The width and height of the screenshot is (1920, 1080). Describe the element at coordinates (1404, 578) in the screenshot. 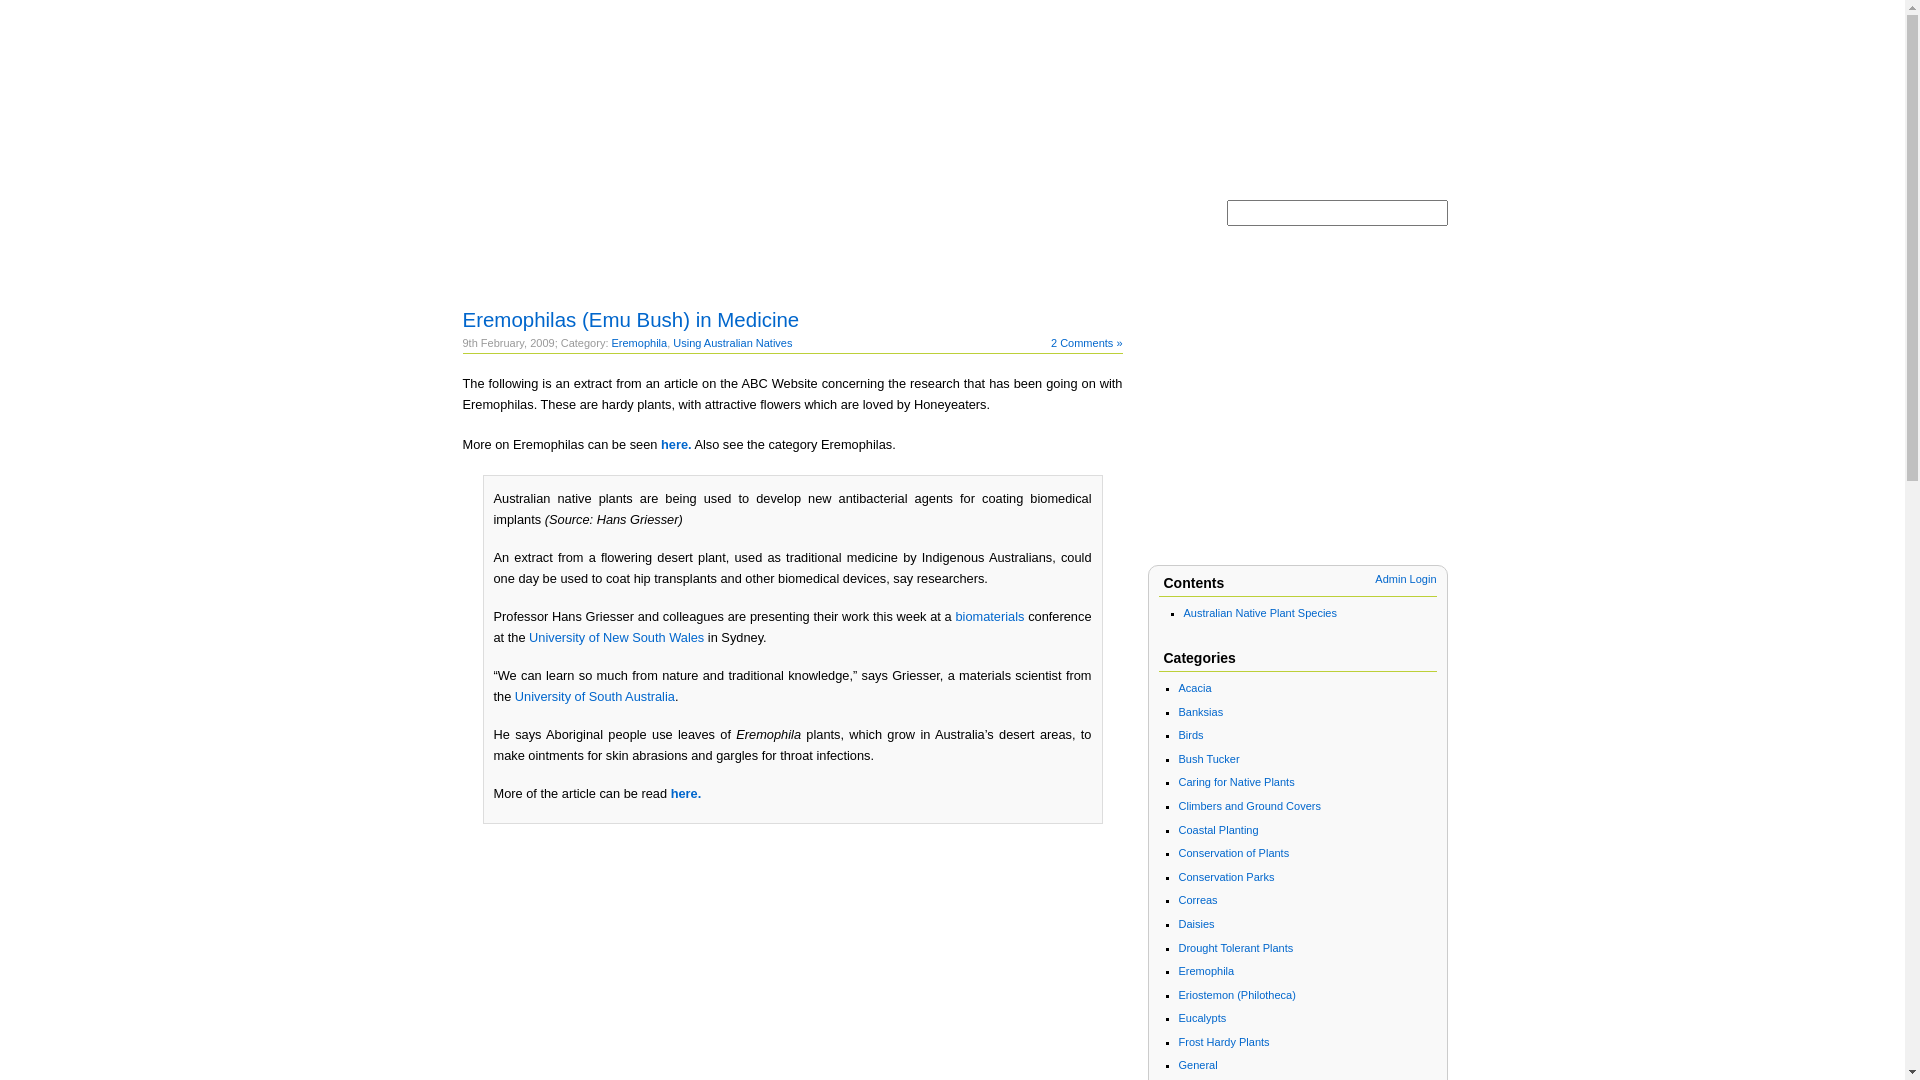

I see `'Admin Login'` at that location.